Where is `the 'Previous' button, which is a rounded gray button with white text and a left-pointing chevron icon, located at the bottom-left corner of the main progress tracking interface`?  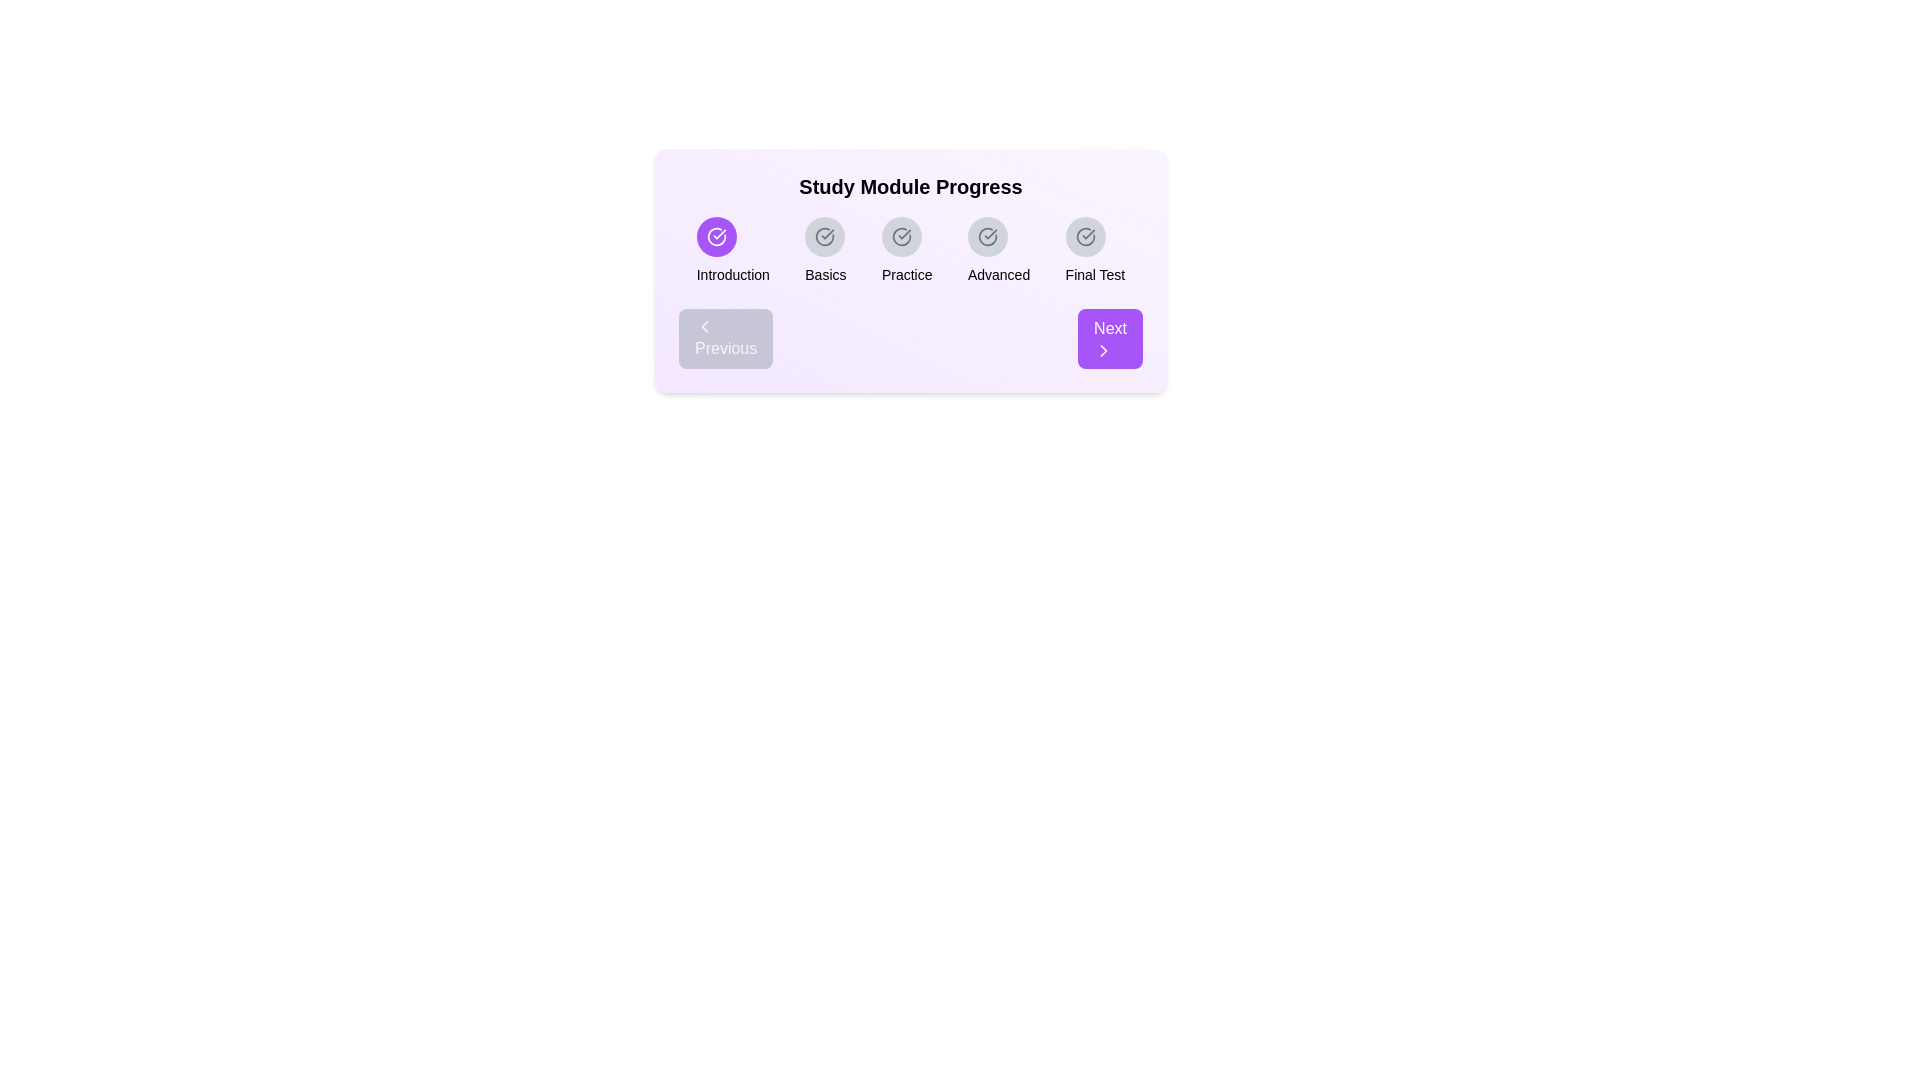
the 'Previous' button, which is a rounded gray button with white text and a left-pointing chevron icon, located at the bottom-left corner of the main progress tracking interface is located at coordinates (725, 338).